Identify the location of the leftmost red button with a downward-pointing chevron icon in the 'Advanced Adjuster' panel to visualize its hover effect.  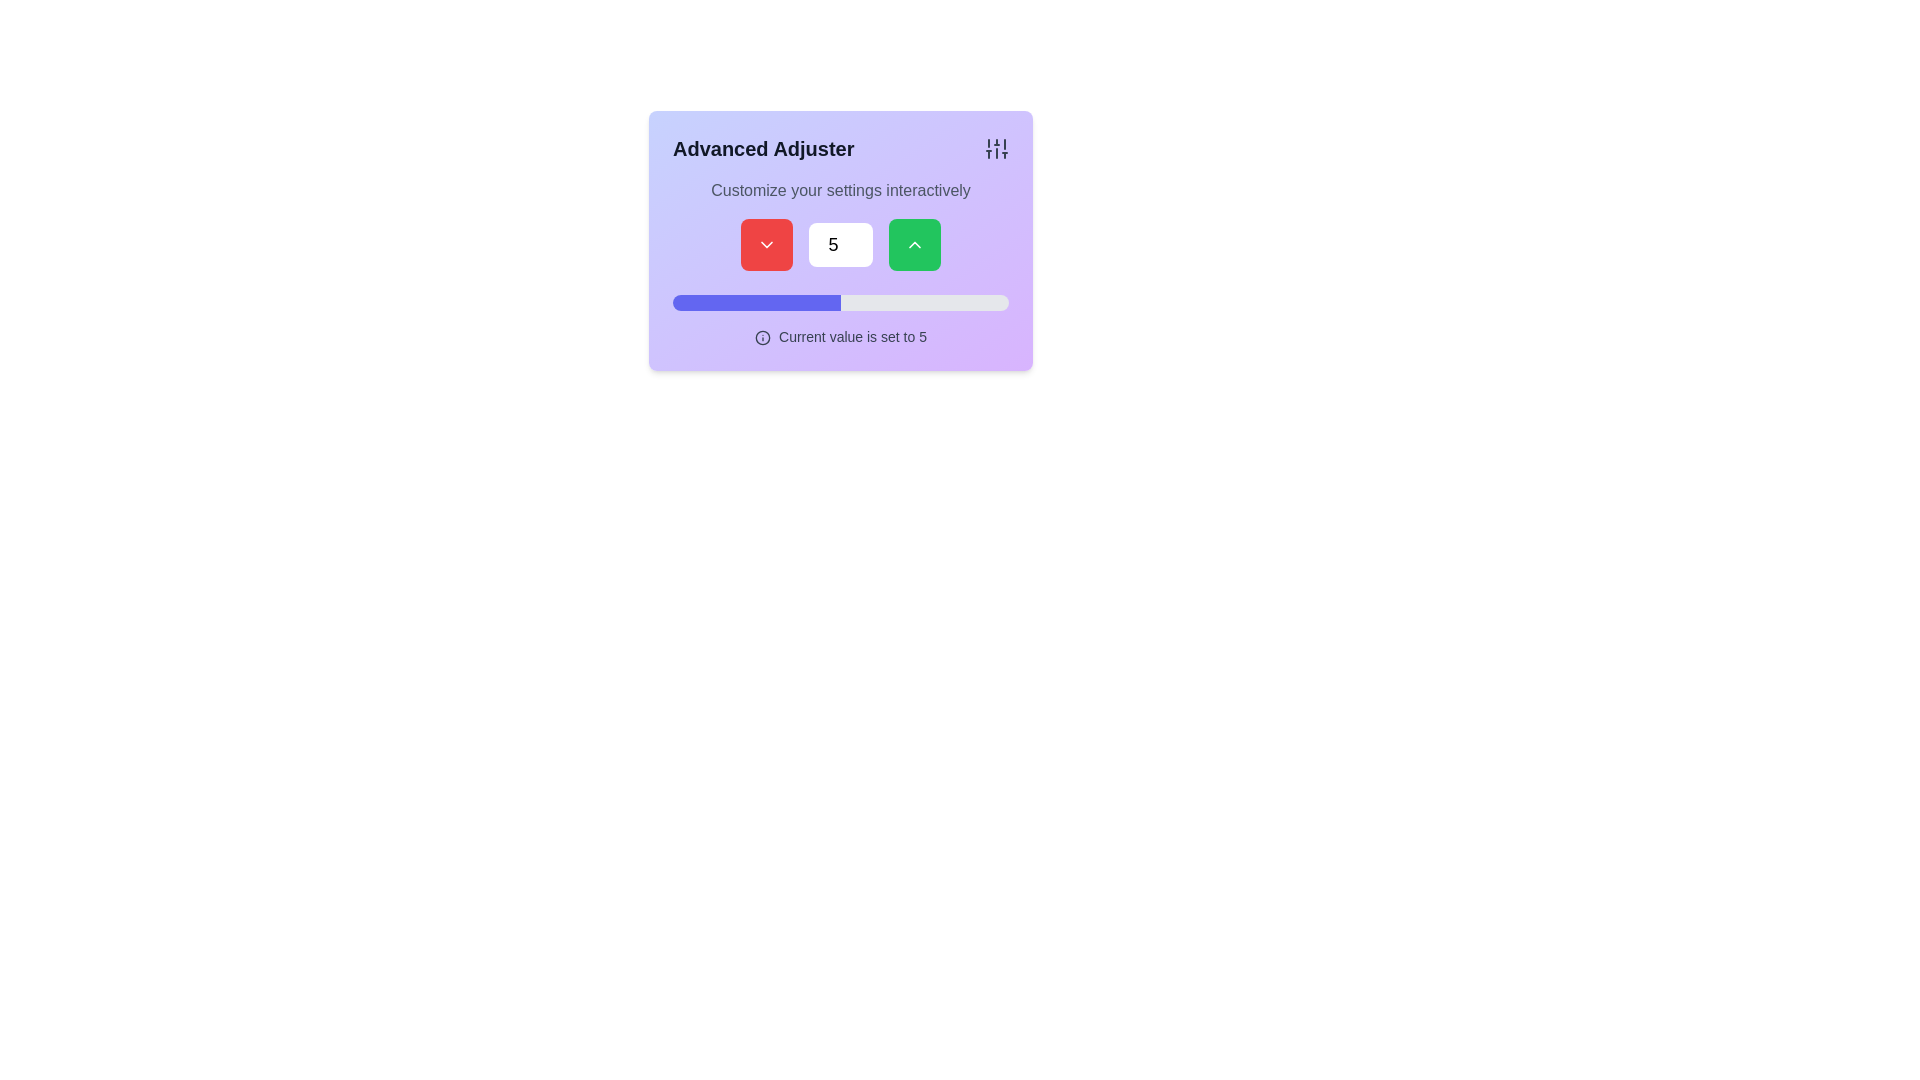
(766, 244).